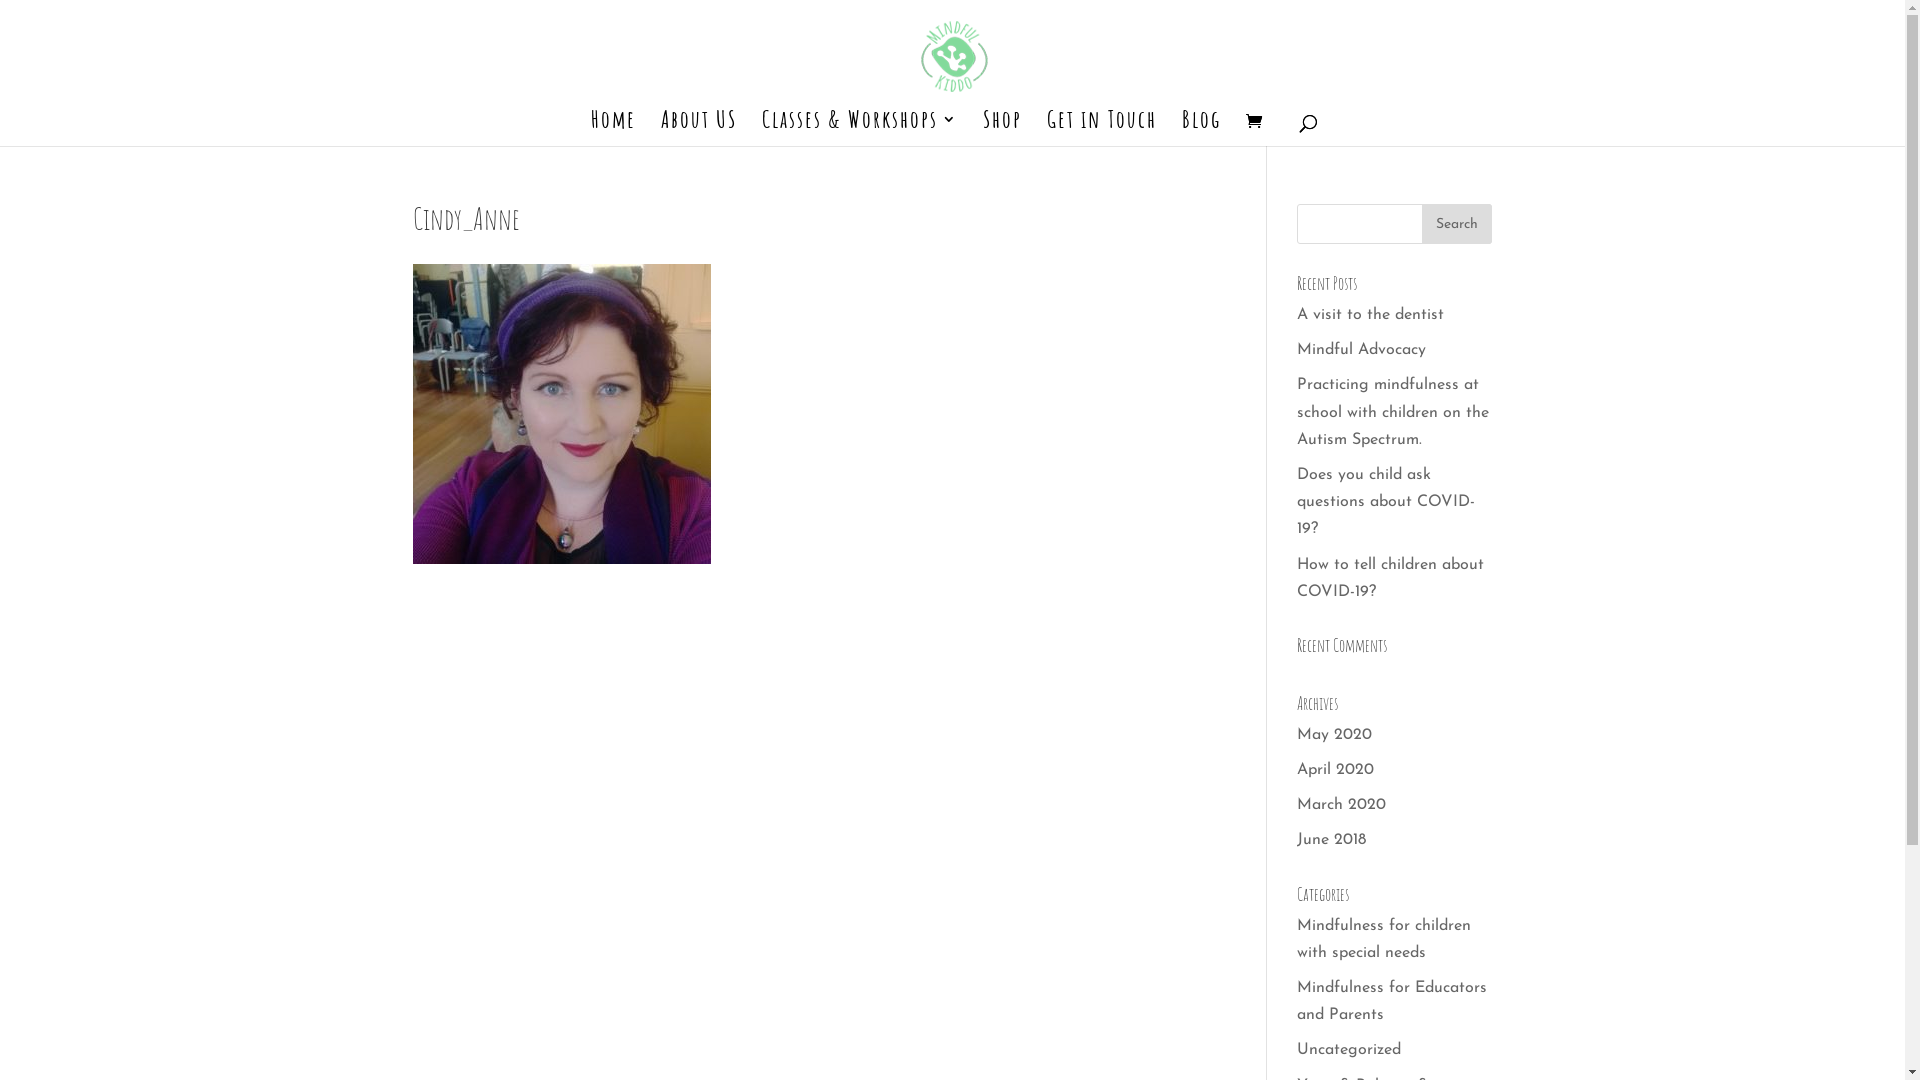  What do you see at coordinates (1335, 769) in the screenshot?
I see `'April 2020'` at bounding box center [1335, 769].